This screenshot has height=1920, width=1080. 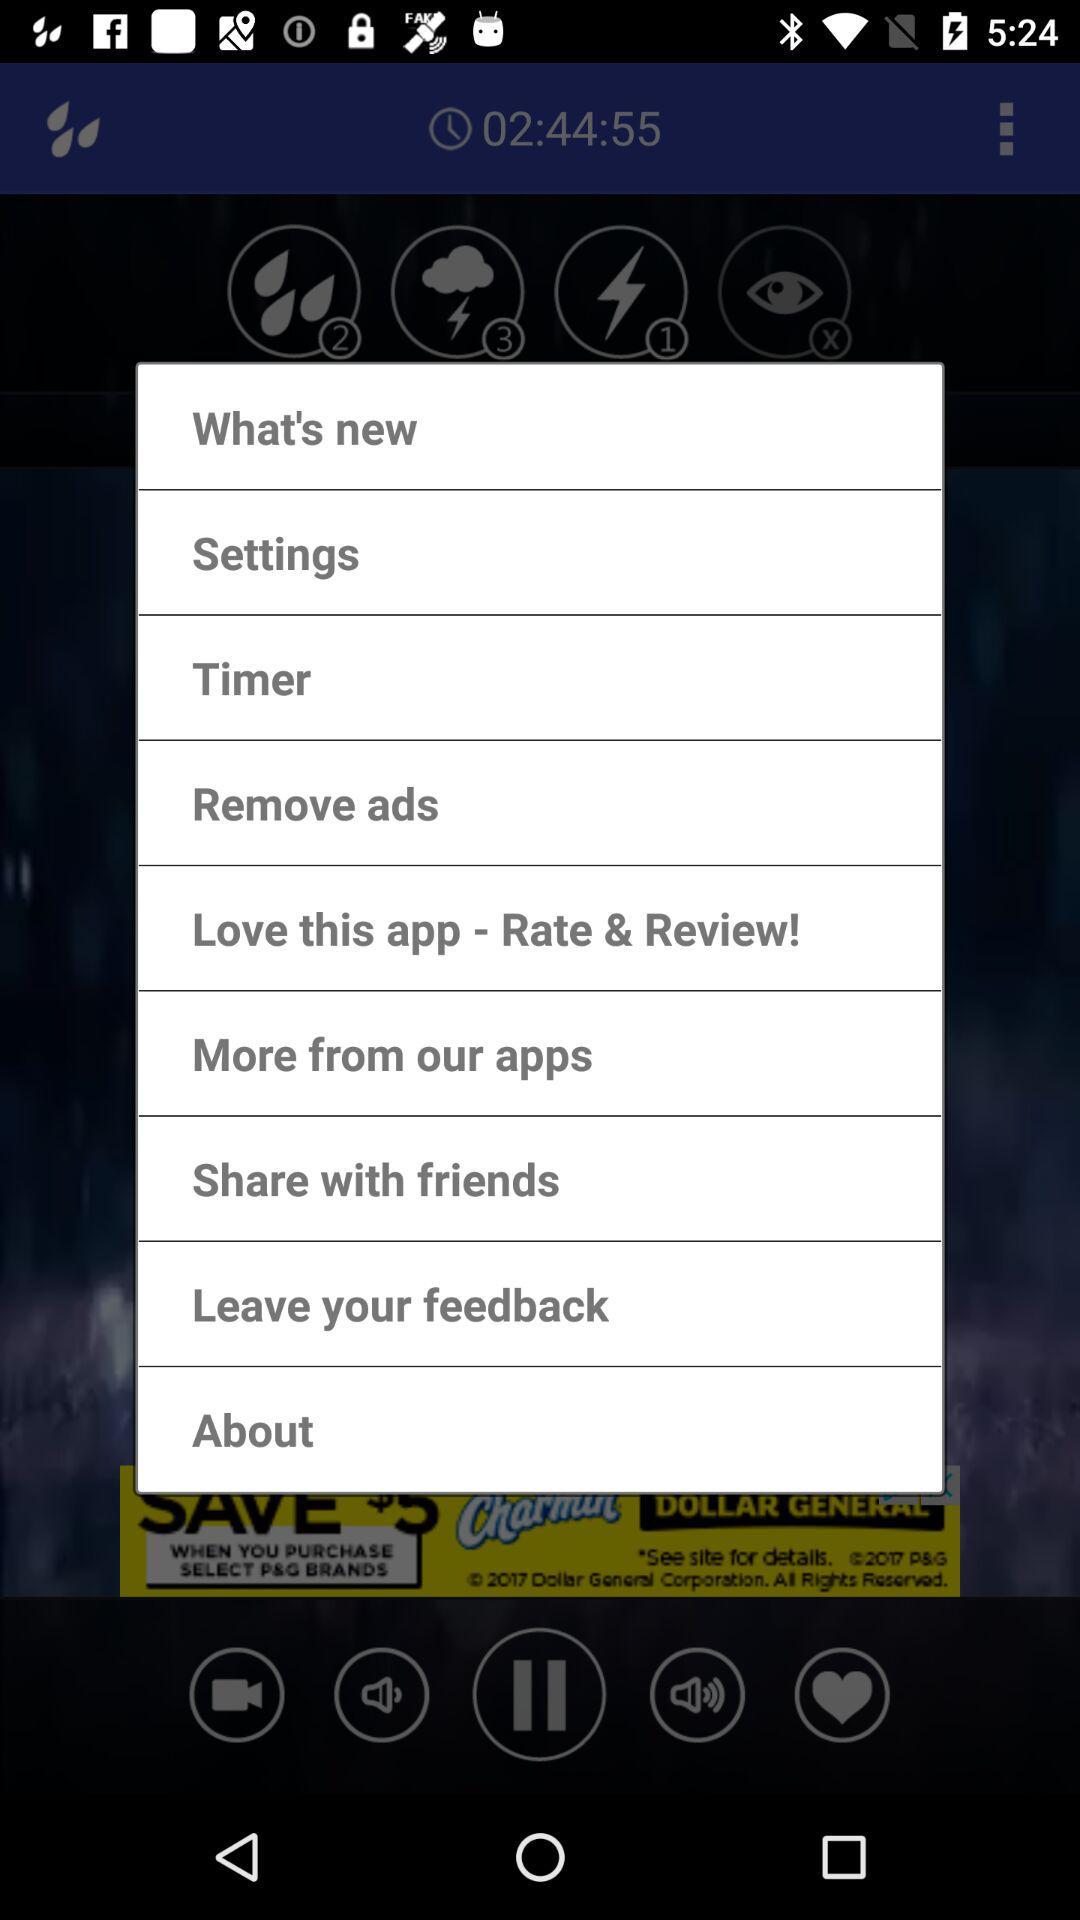 What do you see at coordinates (380, 1303) in the screenshot?
I see `item above the about` at bounding box center [380, 1303].